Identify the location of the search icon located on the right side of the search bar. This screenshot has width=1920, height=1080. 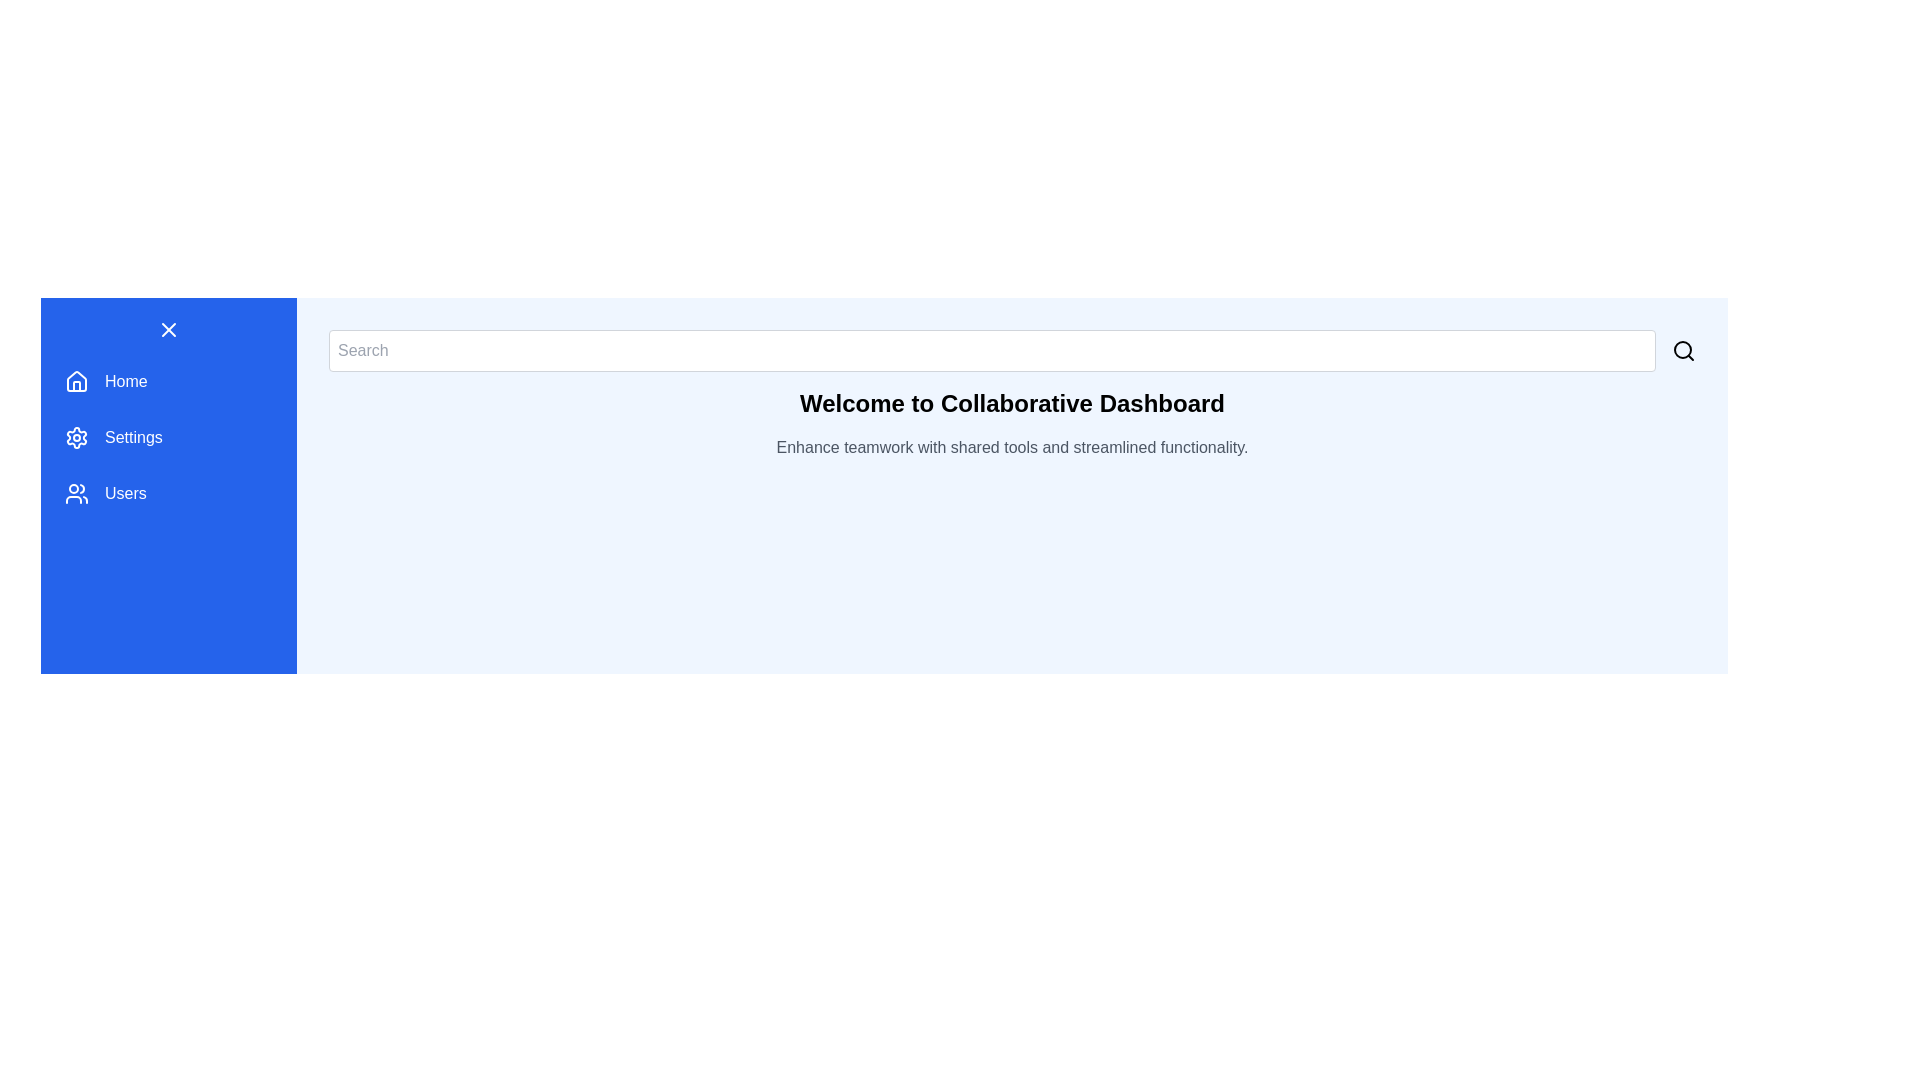
(1683, 350).